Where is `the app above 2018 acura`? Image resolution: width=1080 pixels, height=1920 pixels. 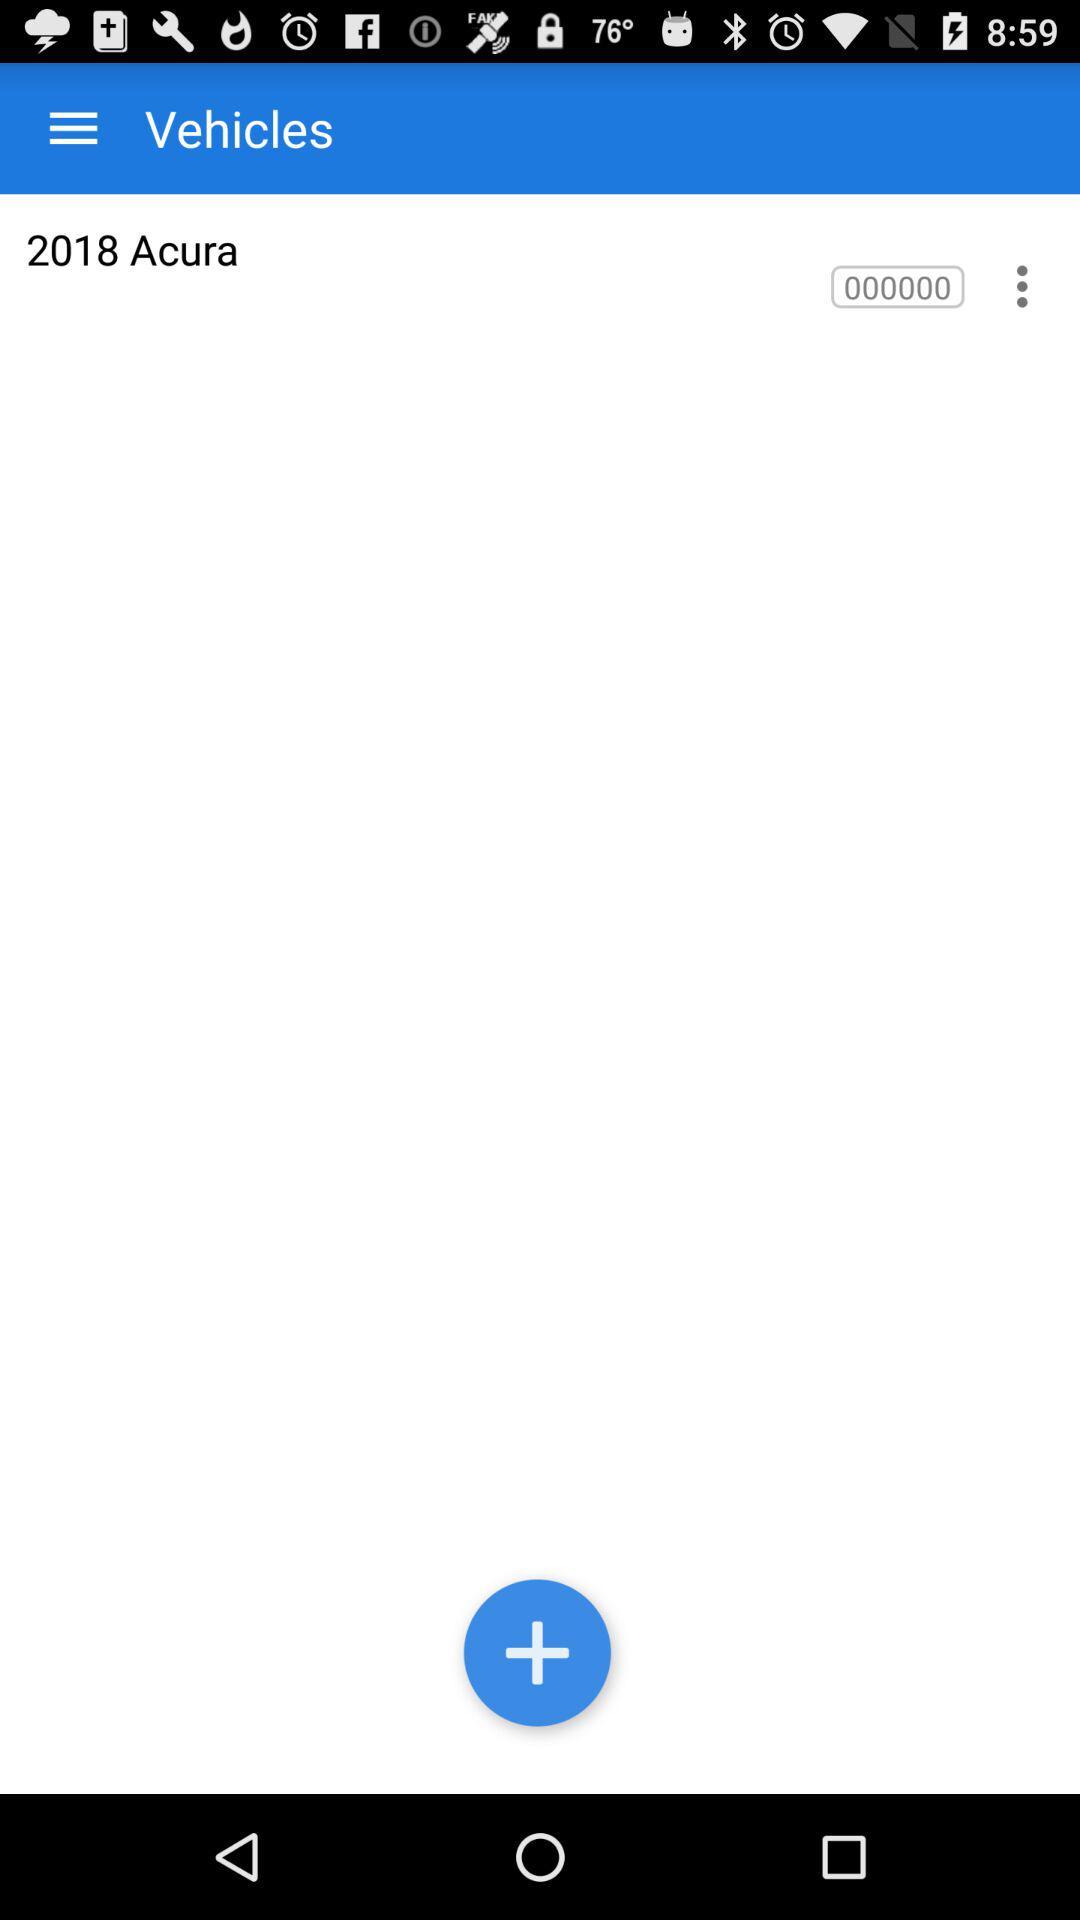 the app above 2018 acura is located at coordinates (72, 127).